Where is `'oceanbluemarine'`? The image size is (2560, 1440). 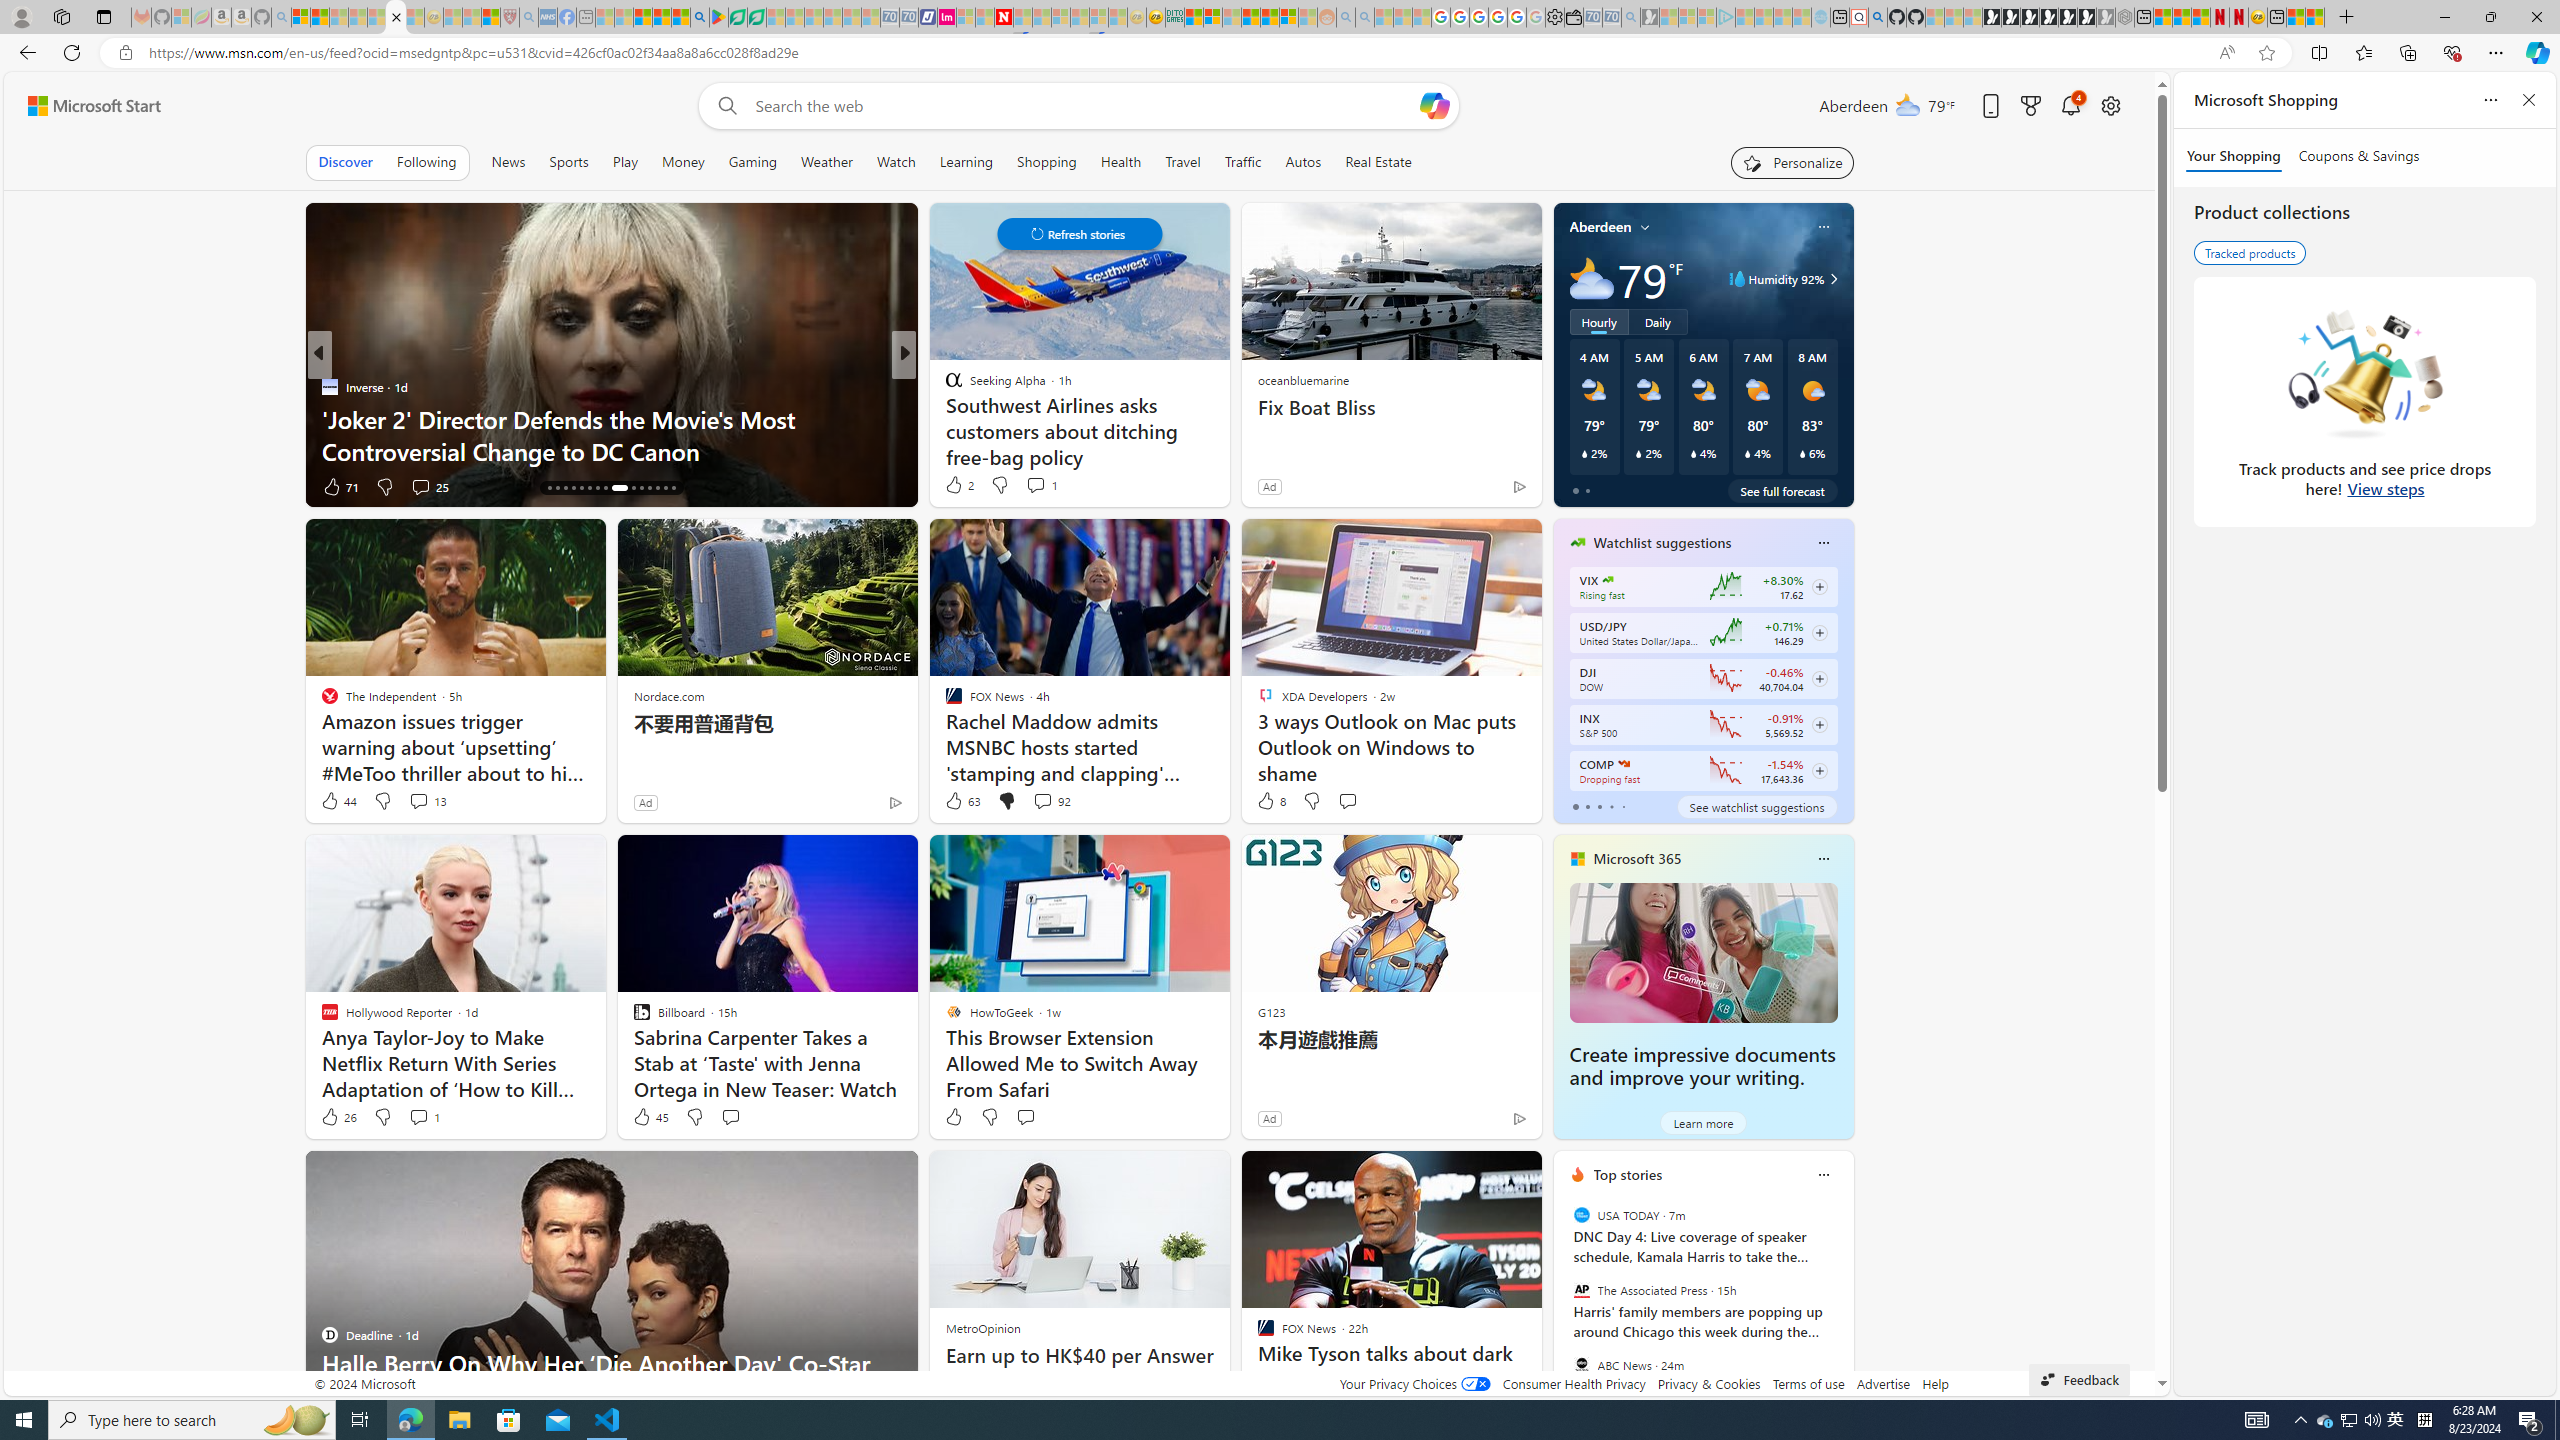 'oceanbluemarine' is located at coordinates (1303, 379).